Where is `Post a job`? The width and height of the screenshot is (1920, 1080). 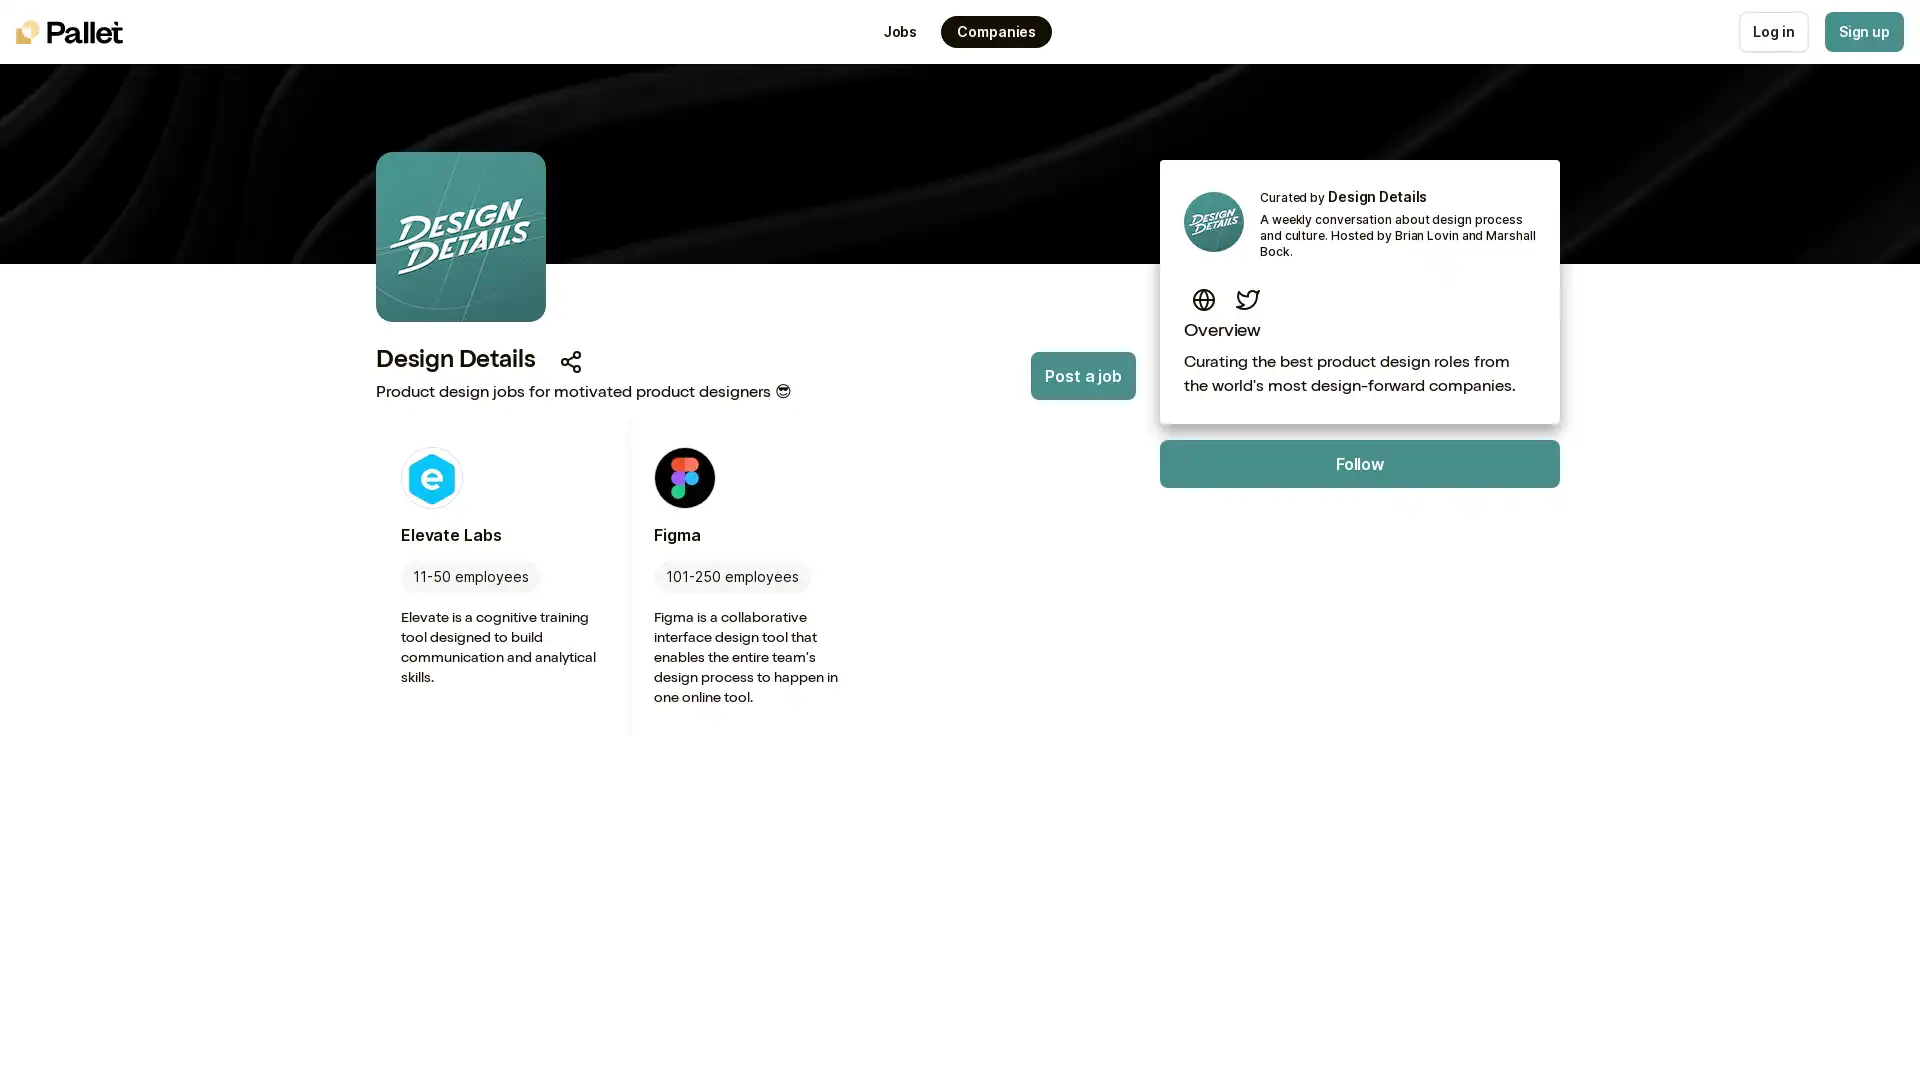 Post a job is located at coordinates (1082, 375).